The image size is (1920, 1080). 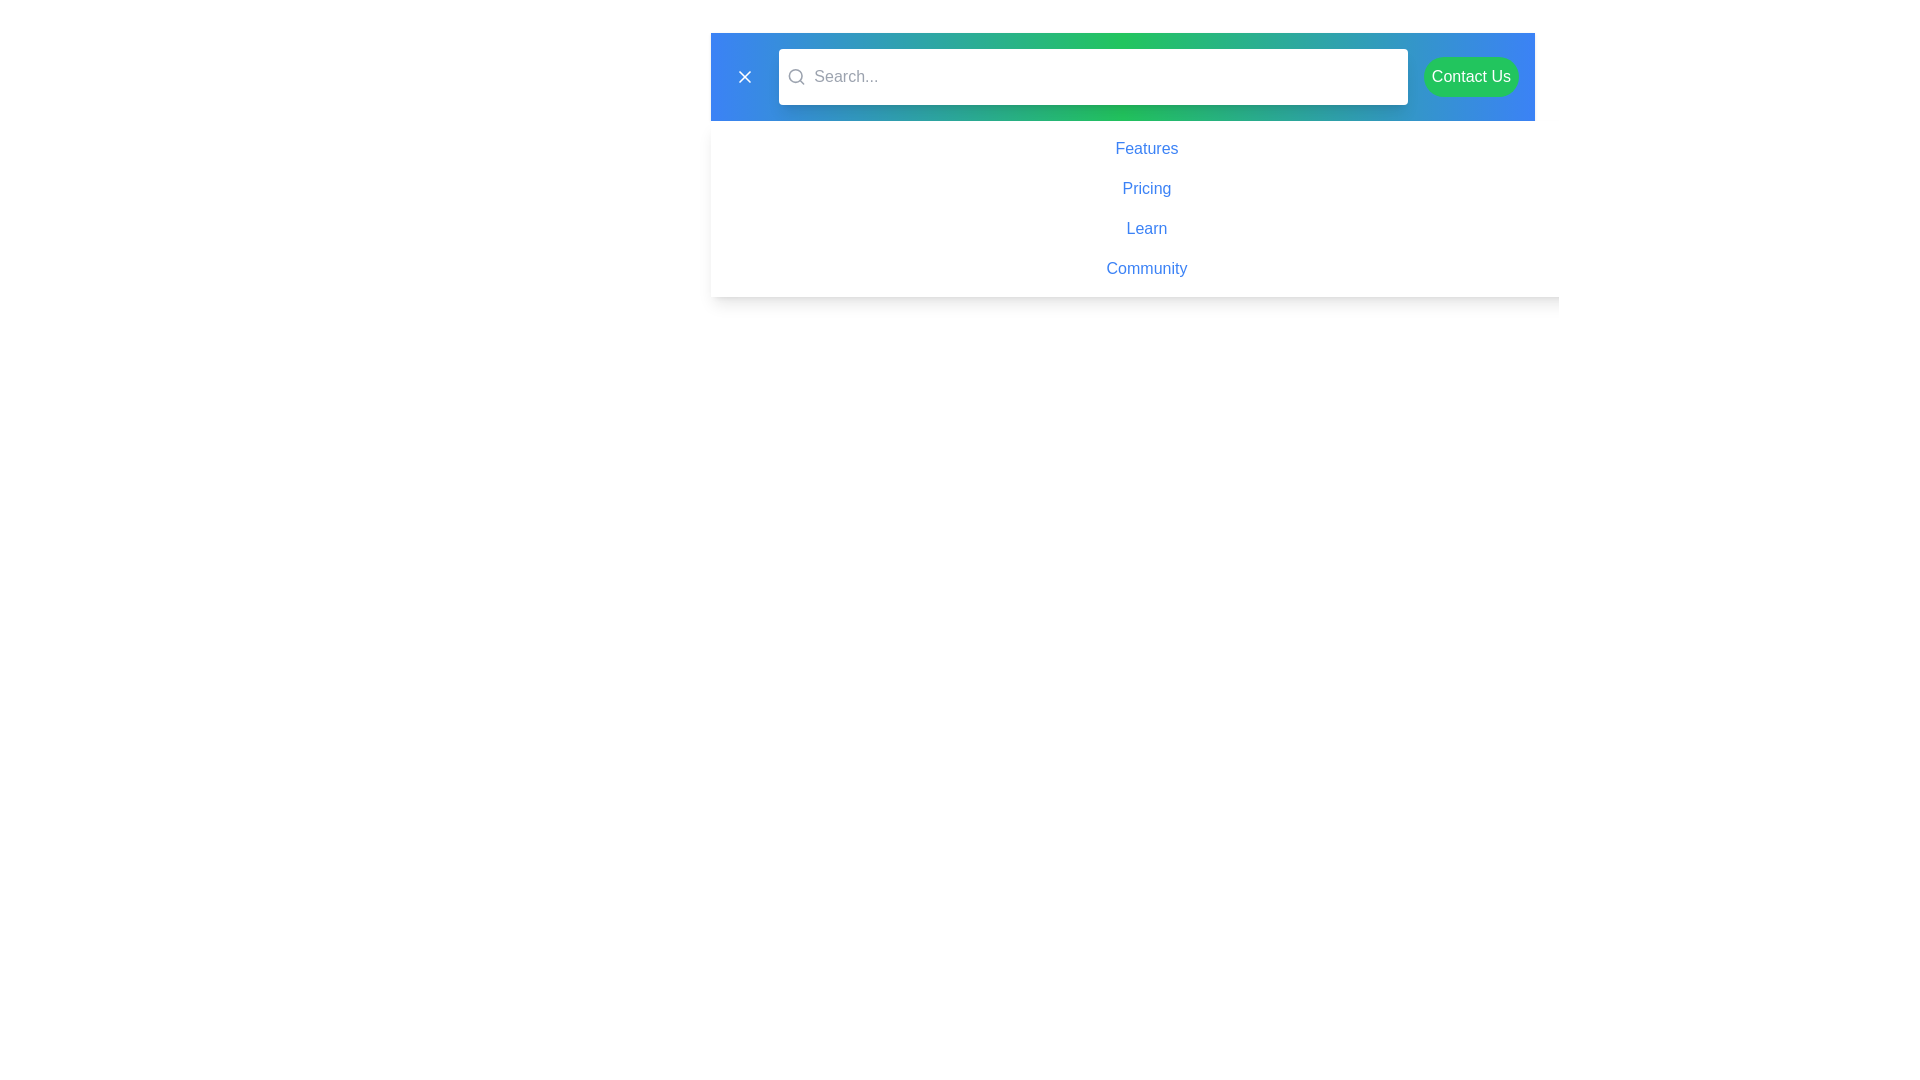 What do you see at coordinates (1471, 76) in the screenshot?
I see `the rightmost button on the horizontal bar` at bounding box center [1471, 76].